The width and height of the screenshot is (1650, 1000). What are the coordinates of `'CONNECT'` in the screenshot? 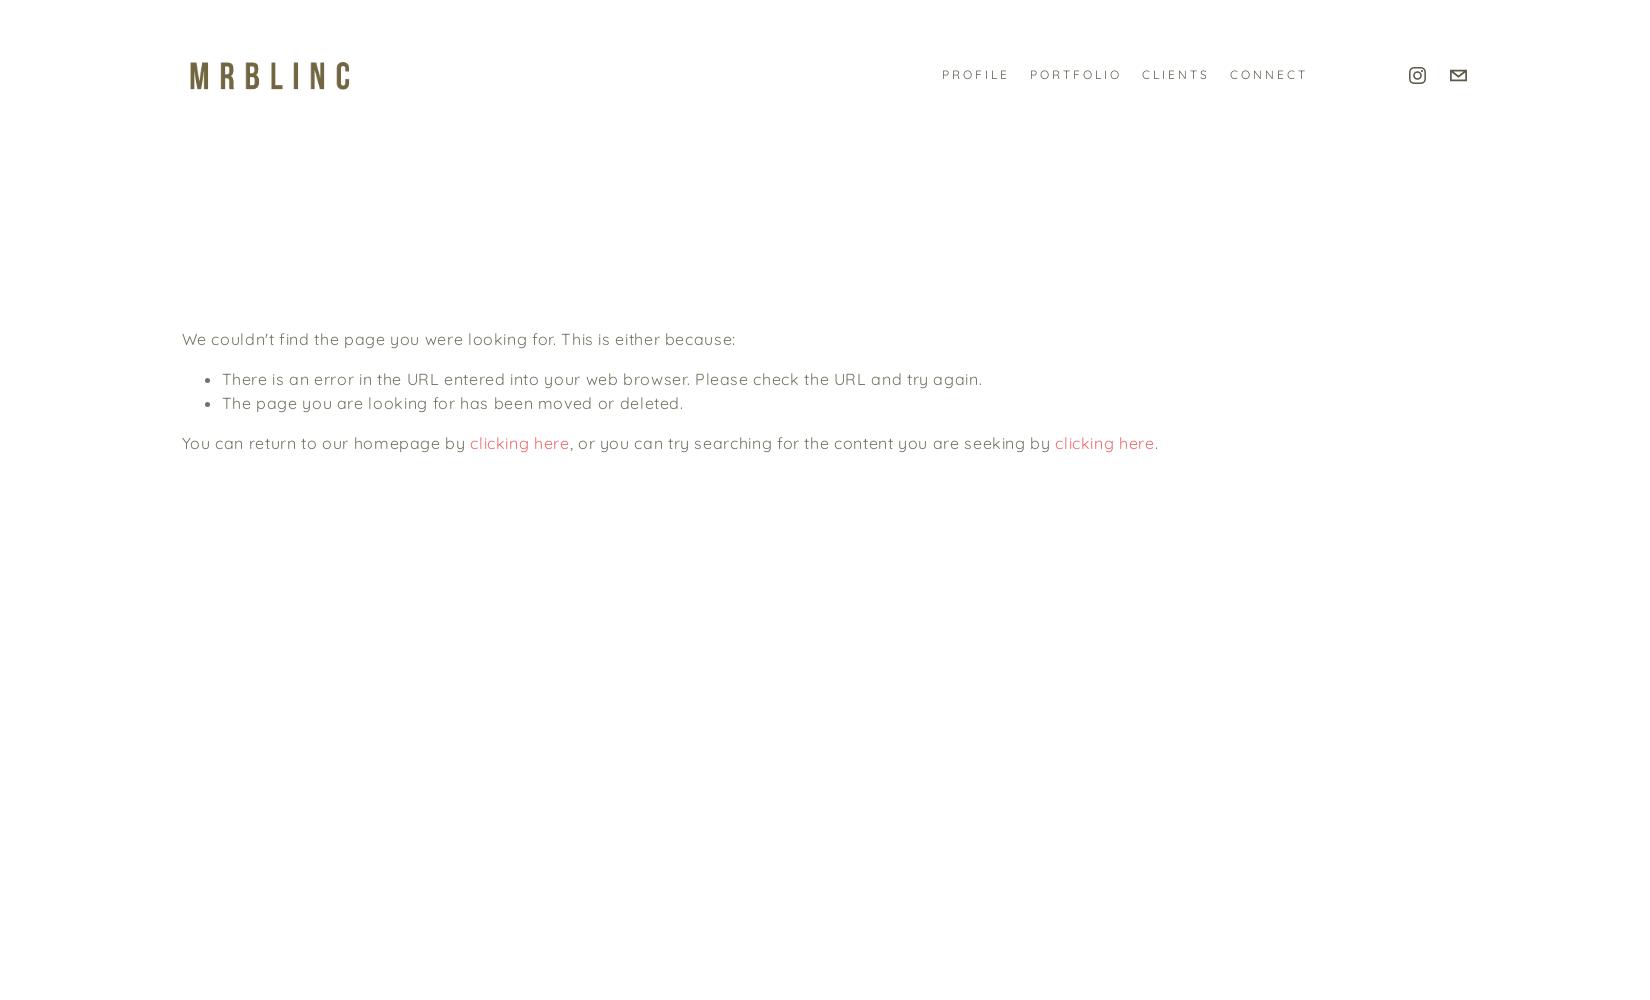 It's located at (1267, 73).